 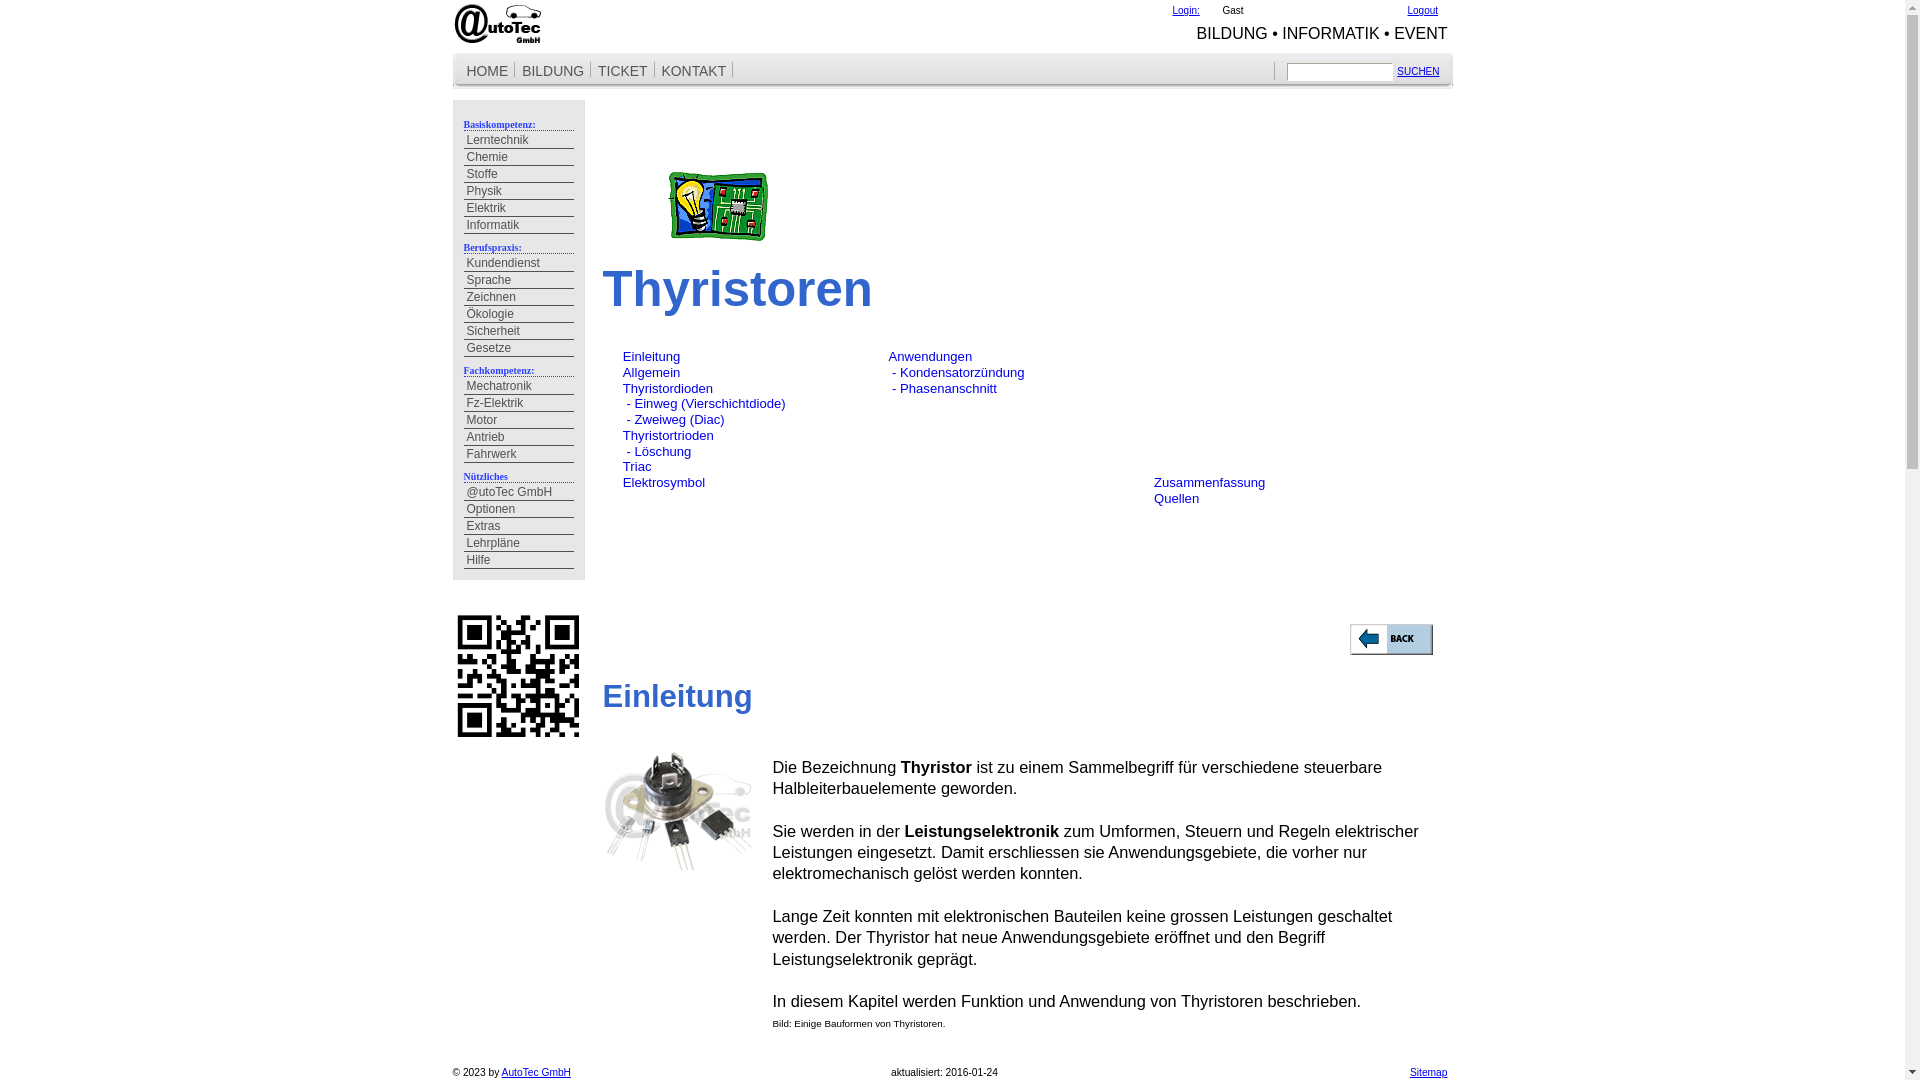 I want to click on 'Zeichnen', so click(x=463, y=297).